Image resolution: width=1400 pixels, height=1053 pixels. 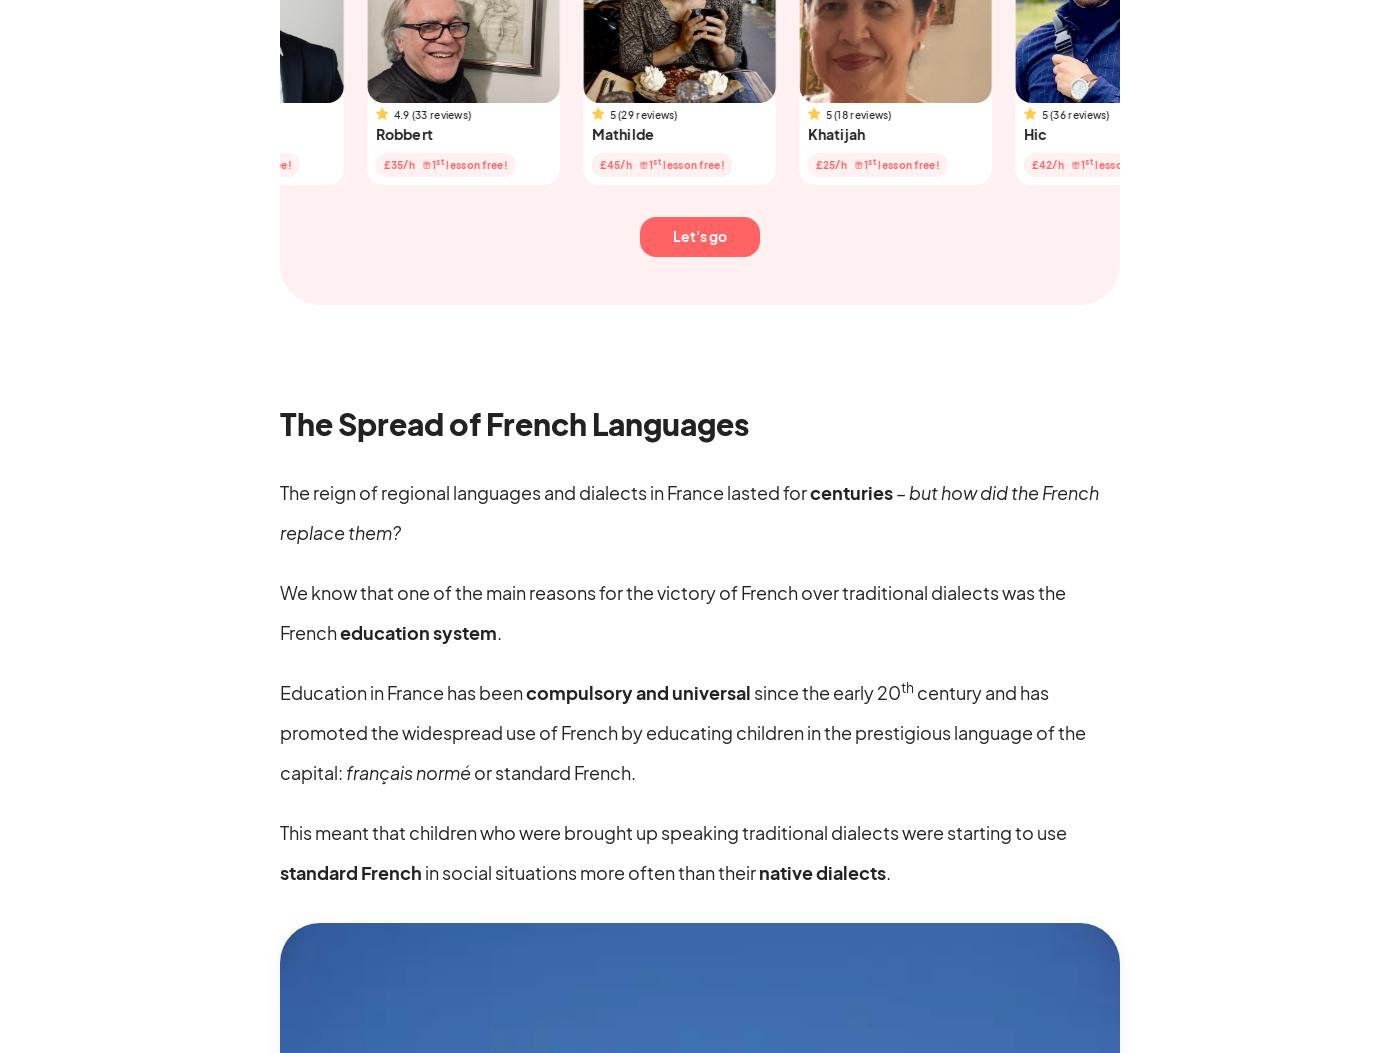 What do you see at coordinates (469, 771) in the screenshot?
I see `'or standard French.'` at bounding box center [469, 771].